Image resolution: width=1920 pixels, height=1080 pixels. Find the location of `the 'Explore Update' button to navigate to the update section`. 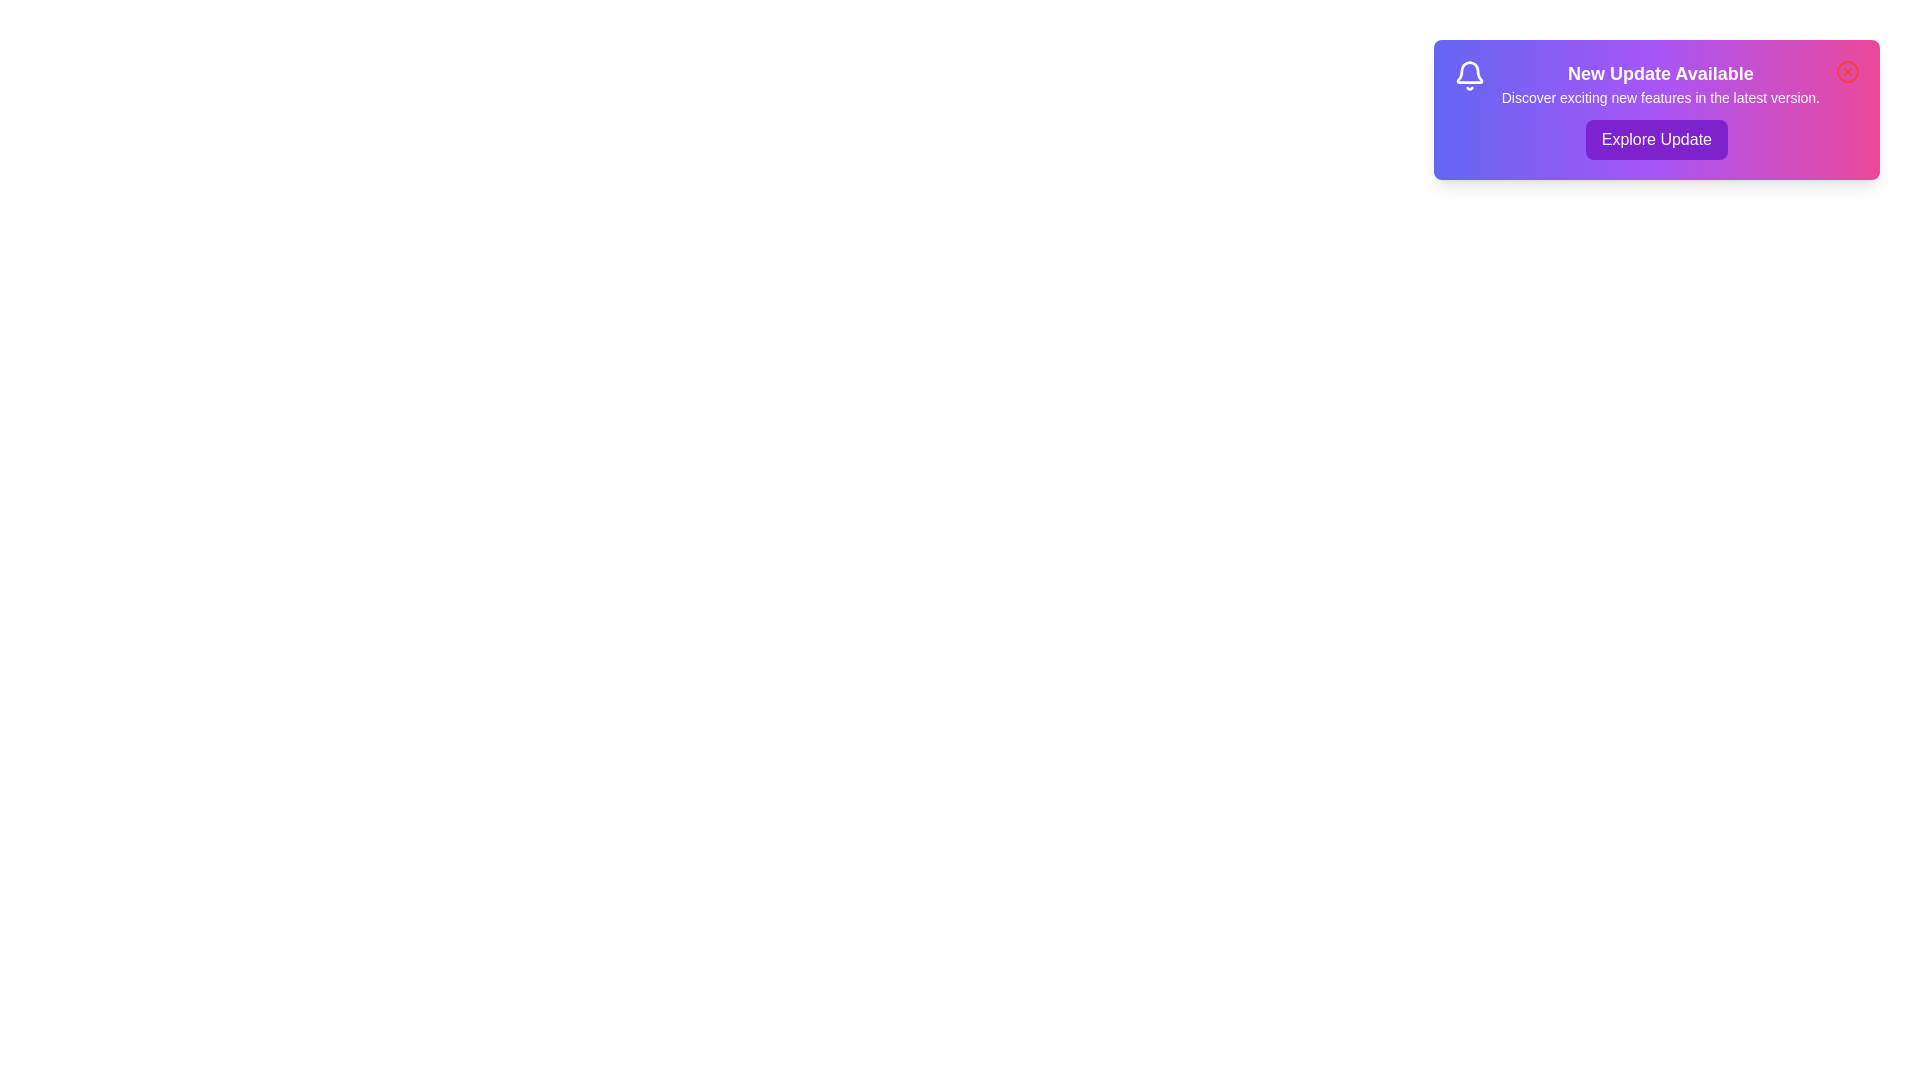

the 'Explore Update' button to navigate to the update section is located at coordinates (1656, 138).